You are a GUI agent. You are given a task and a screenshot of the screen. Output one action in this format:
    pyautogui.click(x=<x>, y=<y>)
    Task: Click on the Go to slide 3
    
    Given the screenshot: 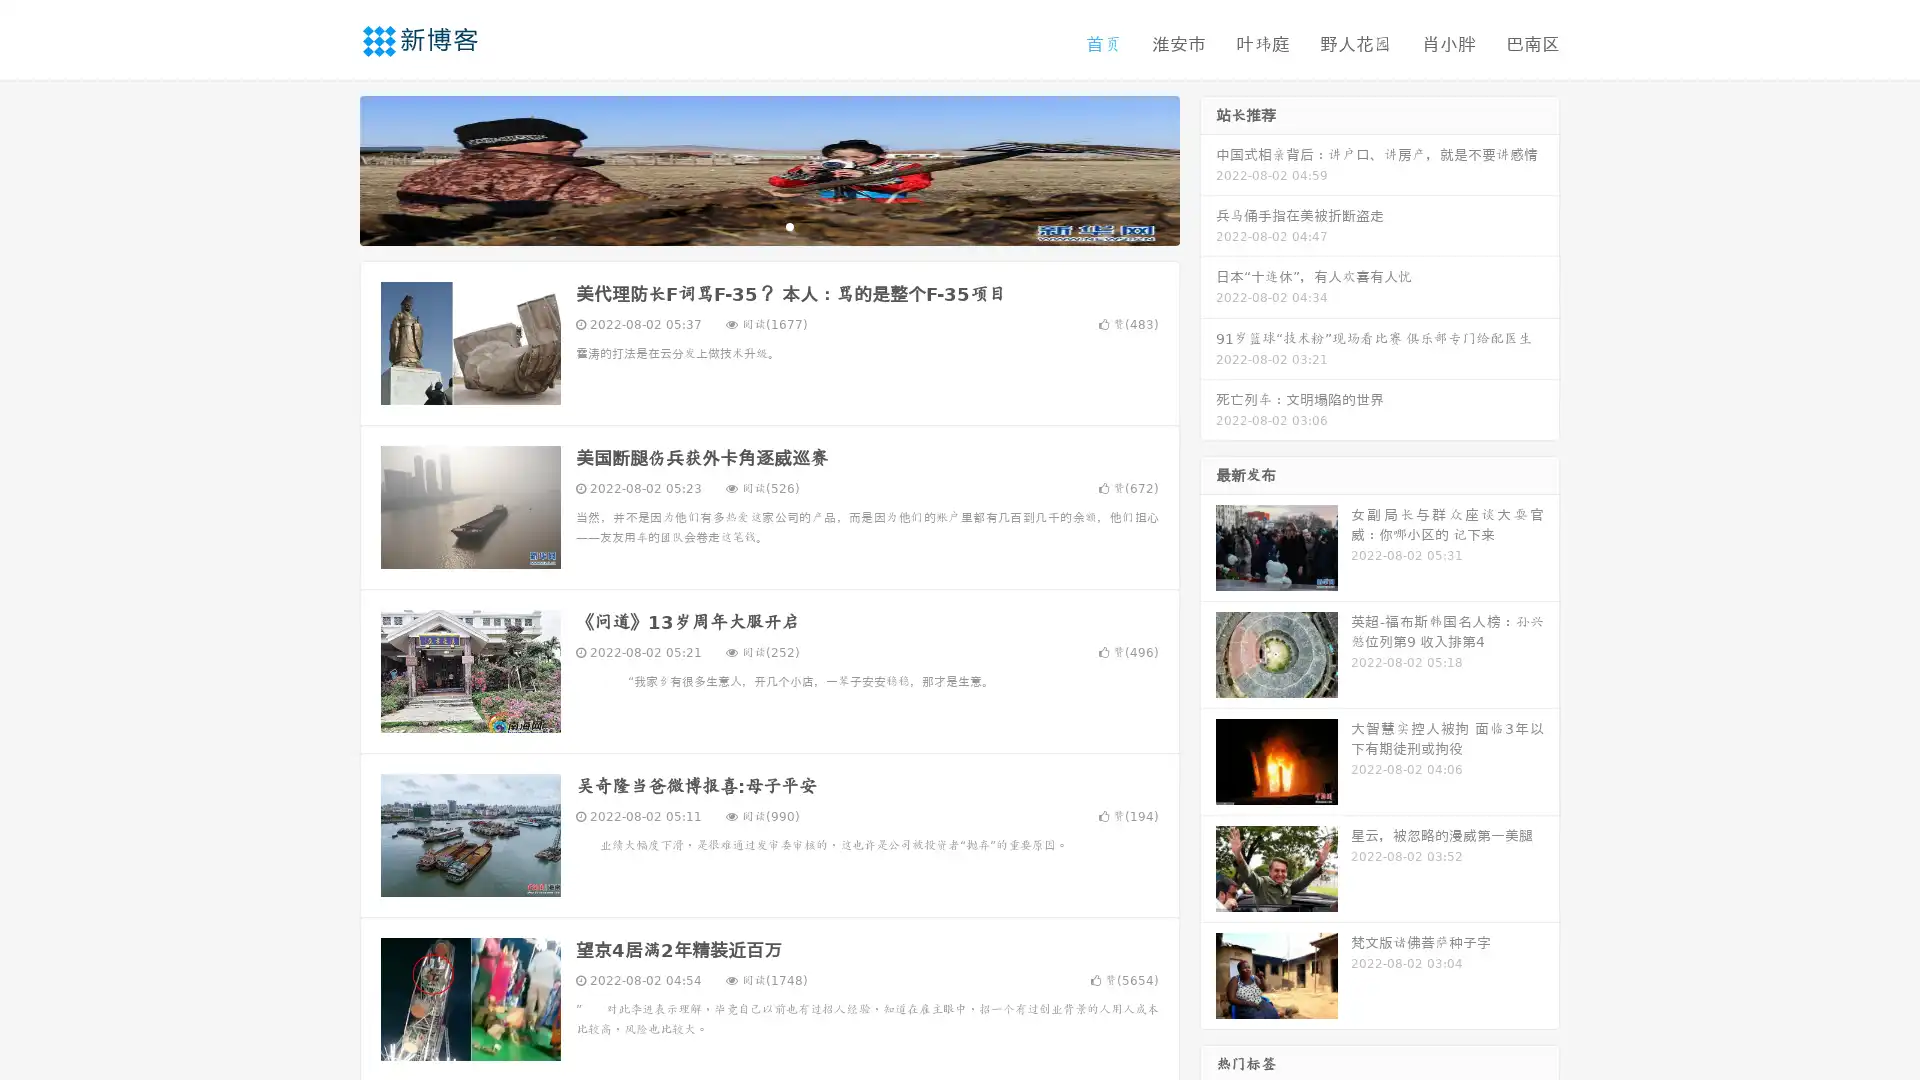 What is the action you would take?
    pyautogui.click(x=789, y=225)
    